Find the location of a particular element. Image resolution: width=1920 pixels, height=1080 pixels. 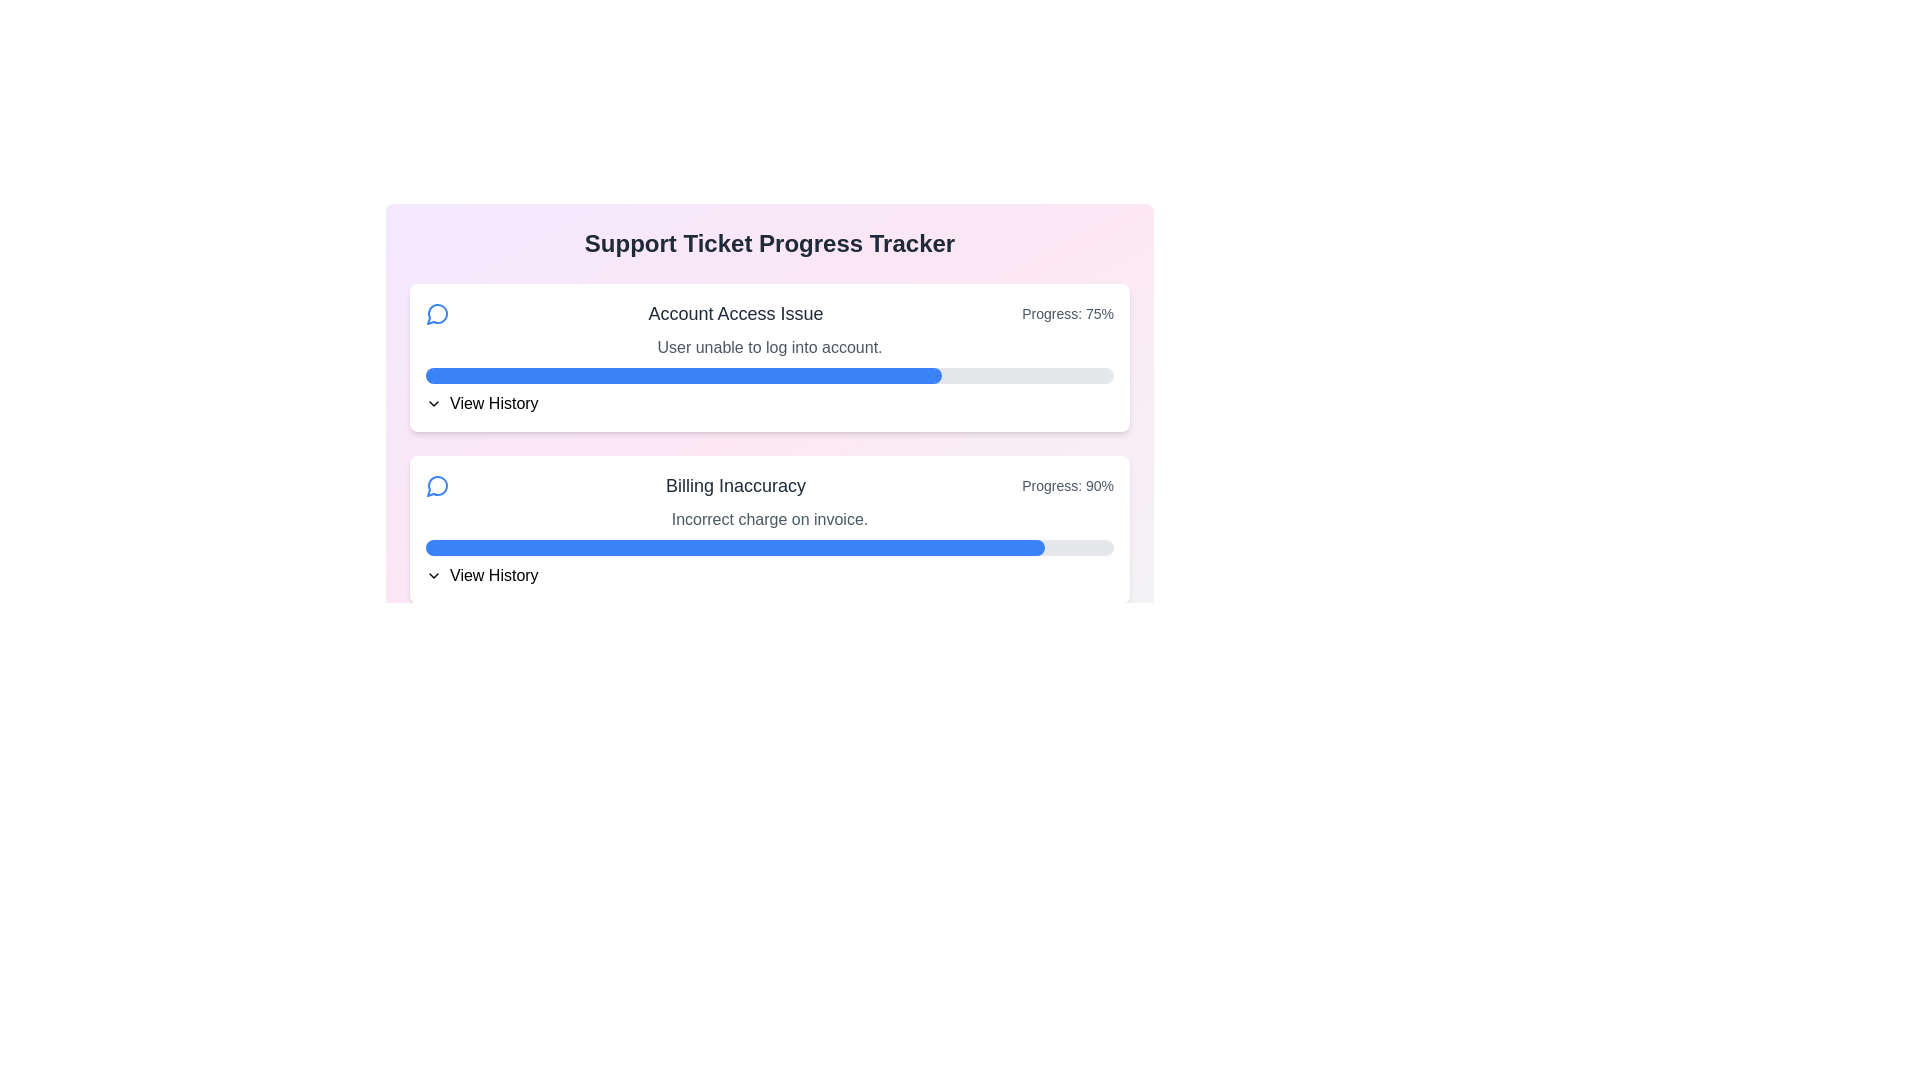

the 'View History' text label located below the progress bar in the 'Billing Inaccuracy' section to initiate viewing the history is located at coordinates (494, 575).